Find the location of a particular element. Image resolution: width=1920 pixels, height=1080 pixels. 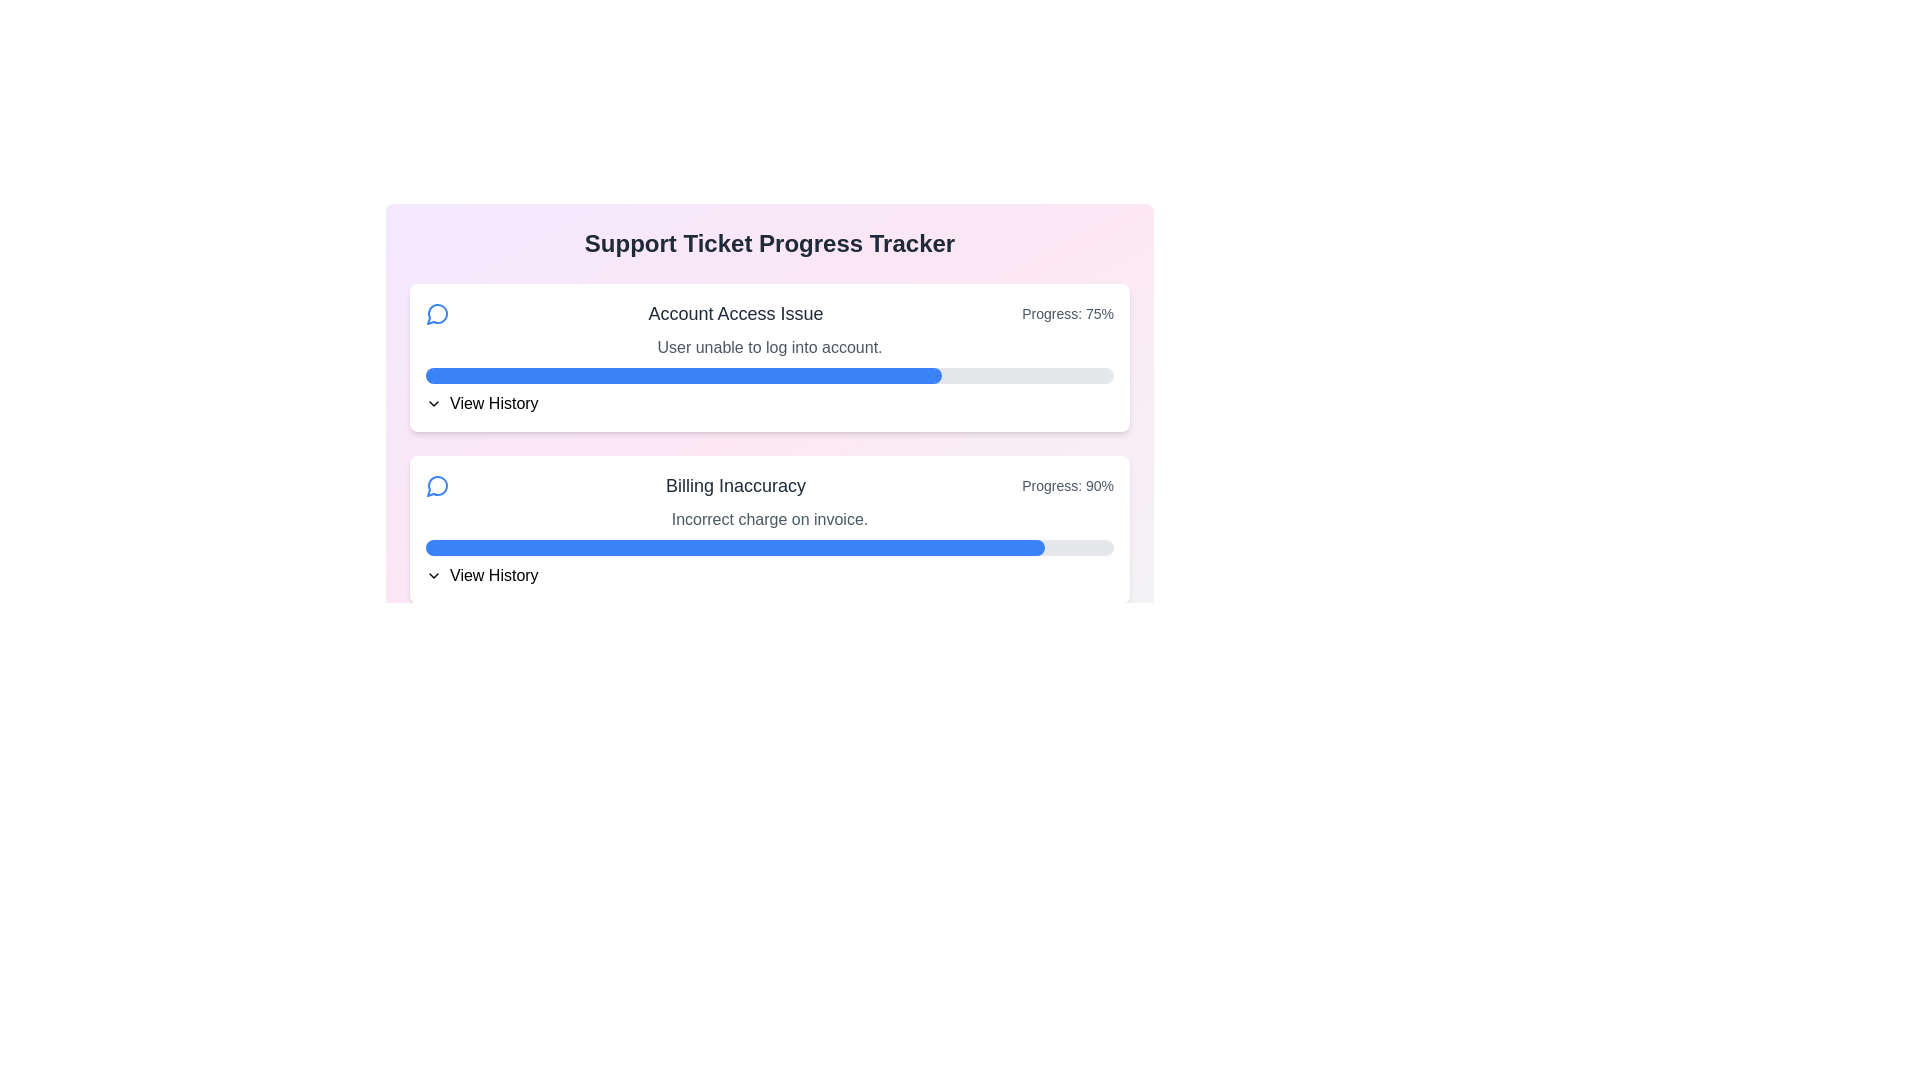

the 'View History' text label located below the progress bar in the 'Billing Inaccuracy' section to initiate viewing the history is located at coordinates (494, 575).